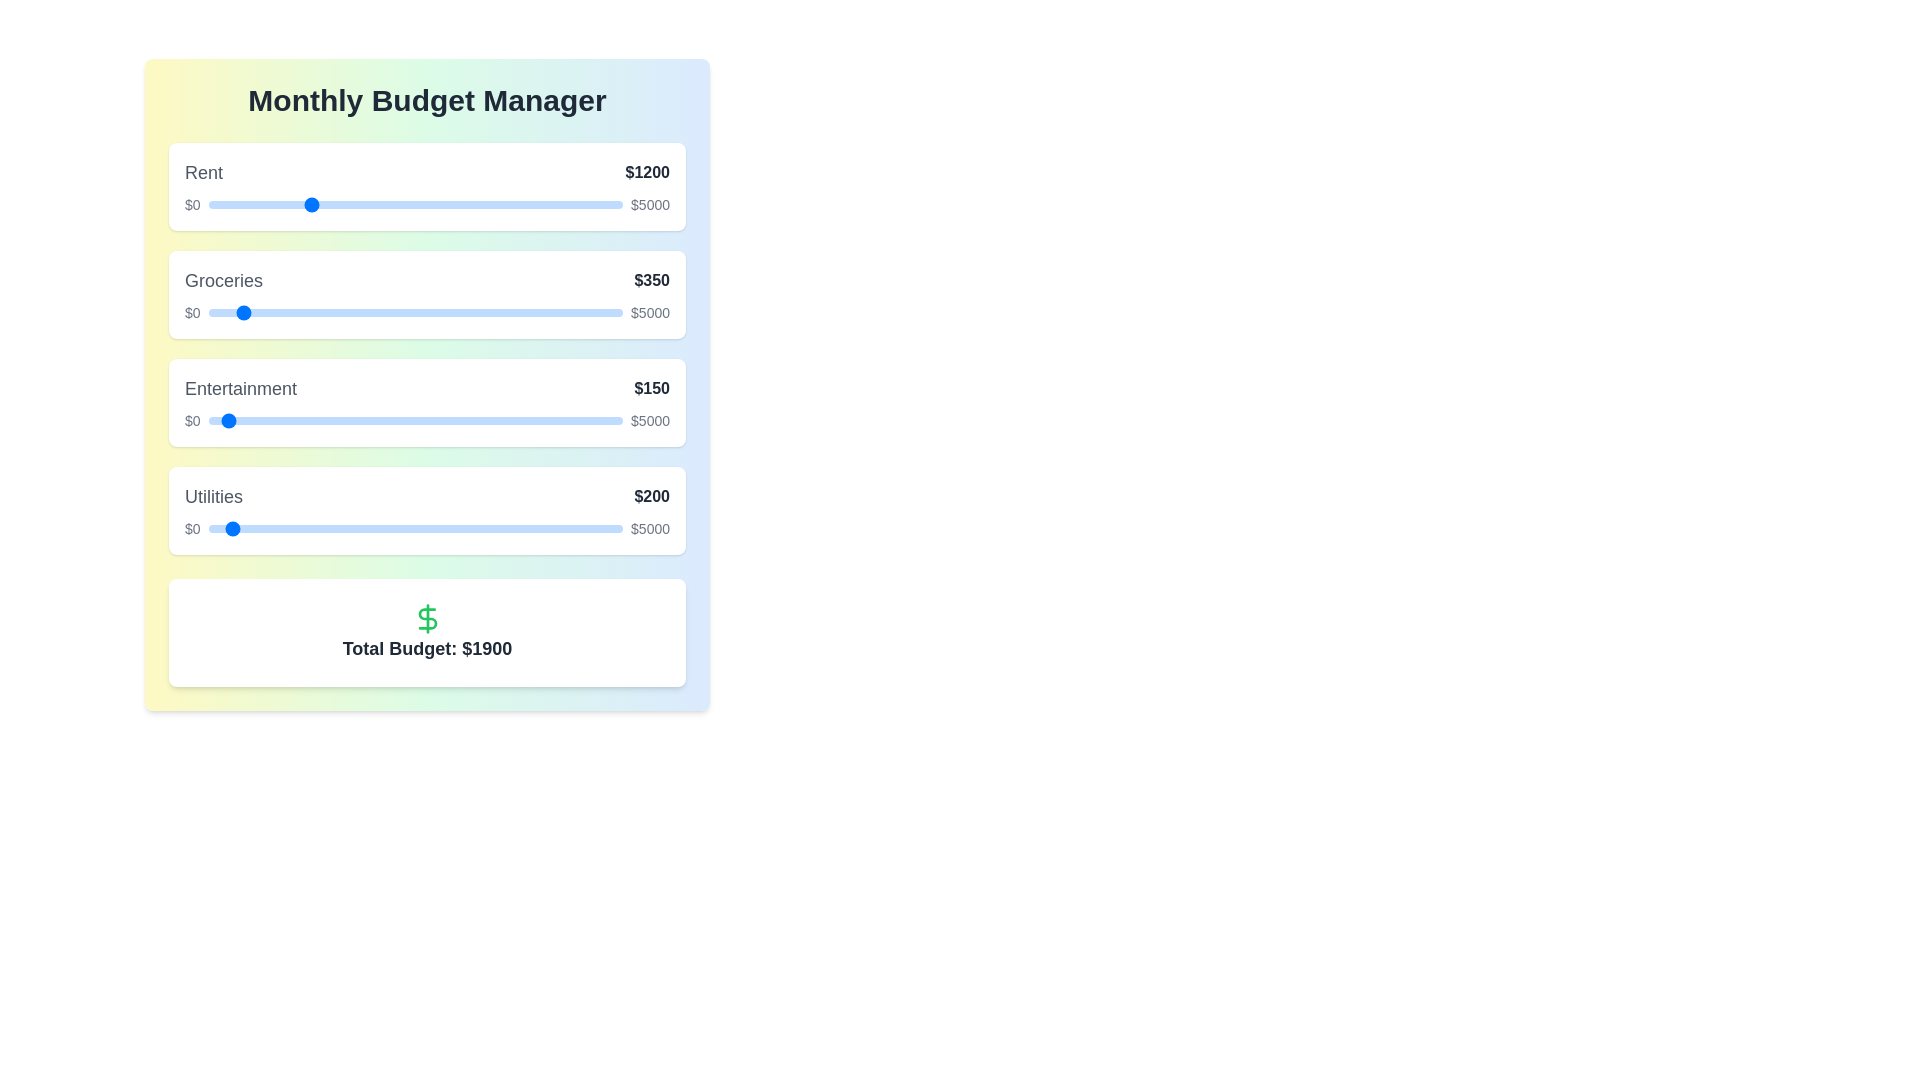 The image size is (1920, 1080). Describe the element at coordinates (647, 172) in the screenshot. I see `the text label displaying '$1200', which is the monetary value for the 'Rent' category in the Monthly Budget Manager interface` at that location.